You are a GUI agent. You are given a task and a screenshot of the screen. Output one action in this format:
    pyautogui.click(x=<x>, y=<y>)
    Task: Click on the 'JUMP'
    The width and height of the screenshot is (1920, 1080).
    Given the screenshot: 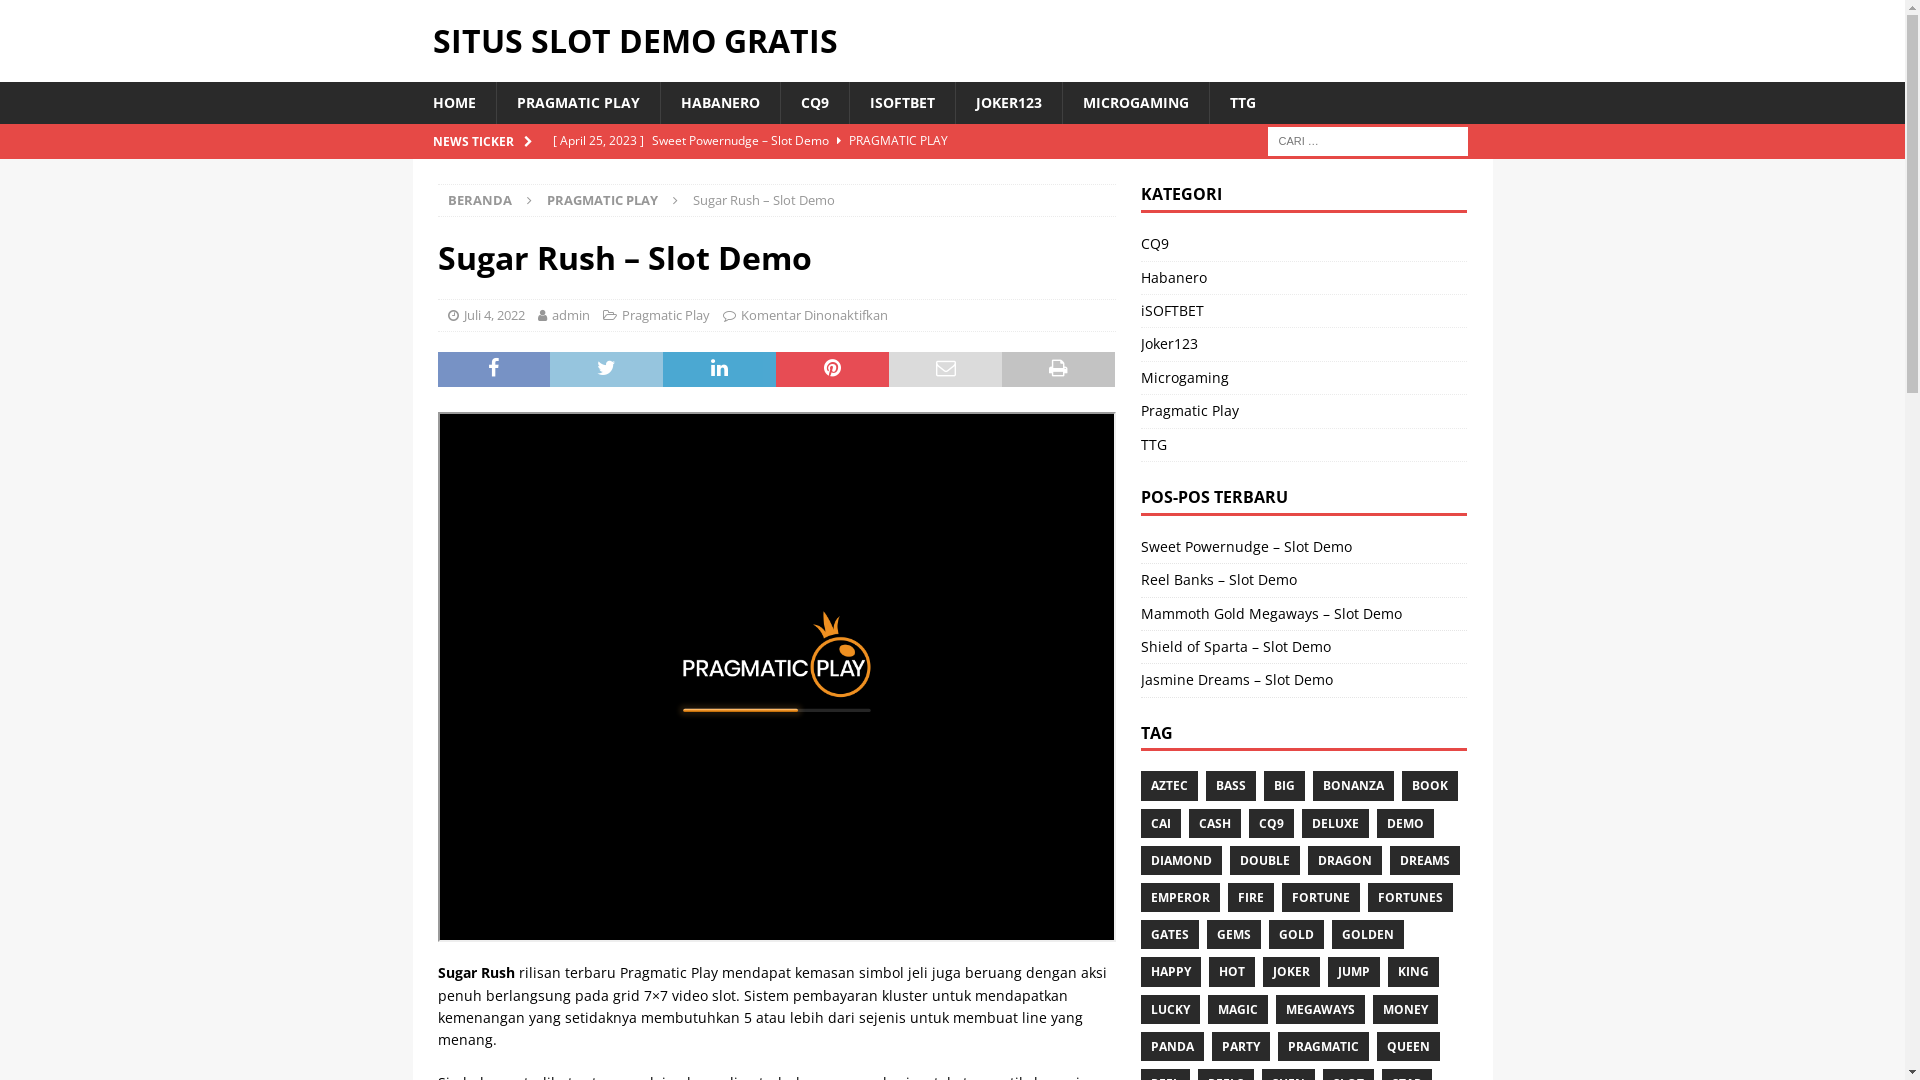 What is the action you would take?
    pyautogui.click(x=1353, y=970)
    